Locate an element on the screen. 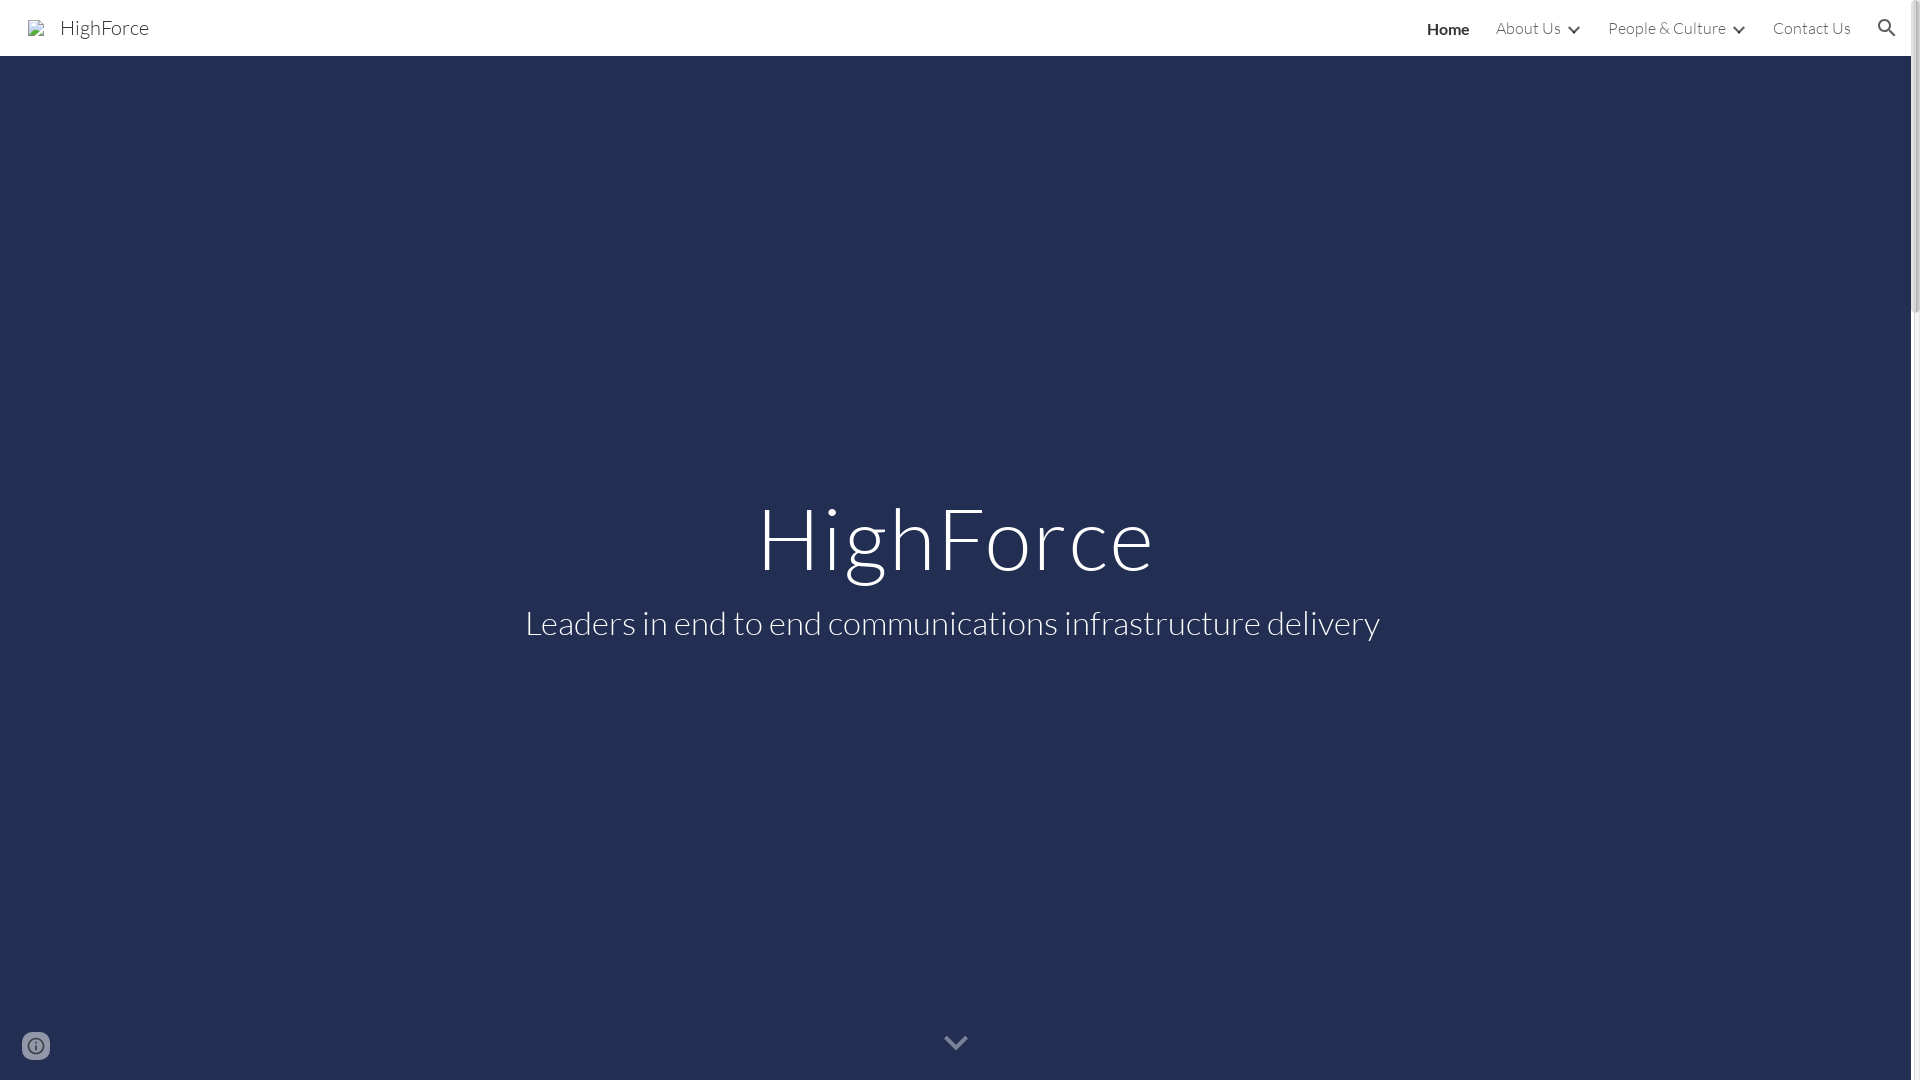 This screenshot has height=1080, width=1920. 'People & Culture' is located at coordinates (1666, 27).